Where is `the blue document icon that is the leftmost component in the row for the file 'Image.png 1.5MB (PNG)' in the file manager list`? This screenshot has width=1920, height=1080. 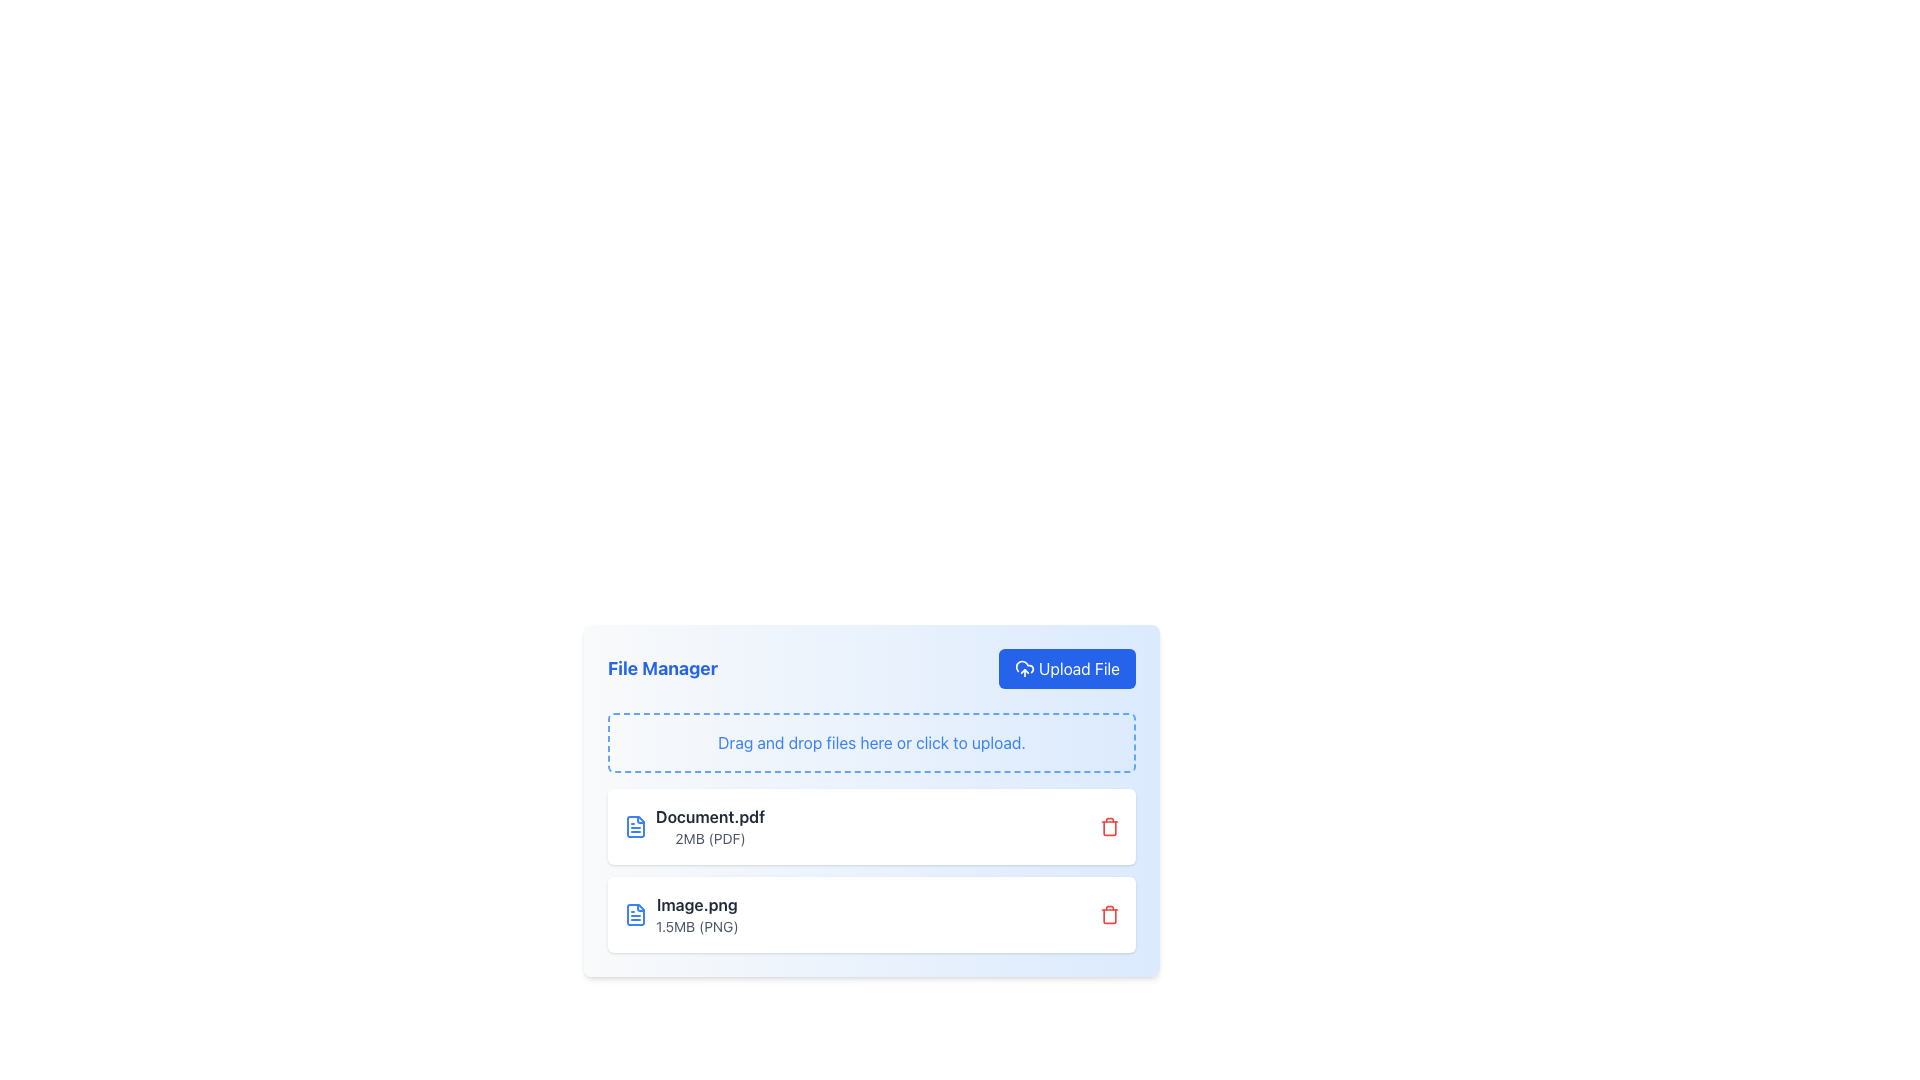
the blue document icon that is the leftmost component in the row for the file 'Image.png 1.5MB (PNG)' in the file manager list is located at coordinates (634, 914).